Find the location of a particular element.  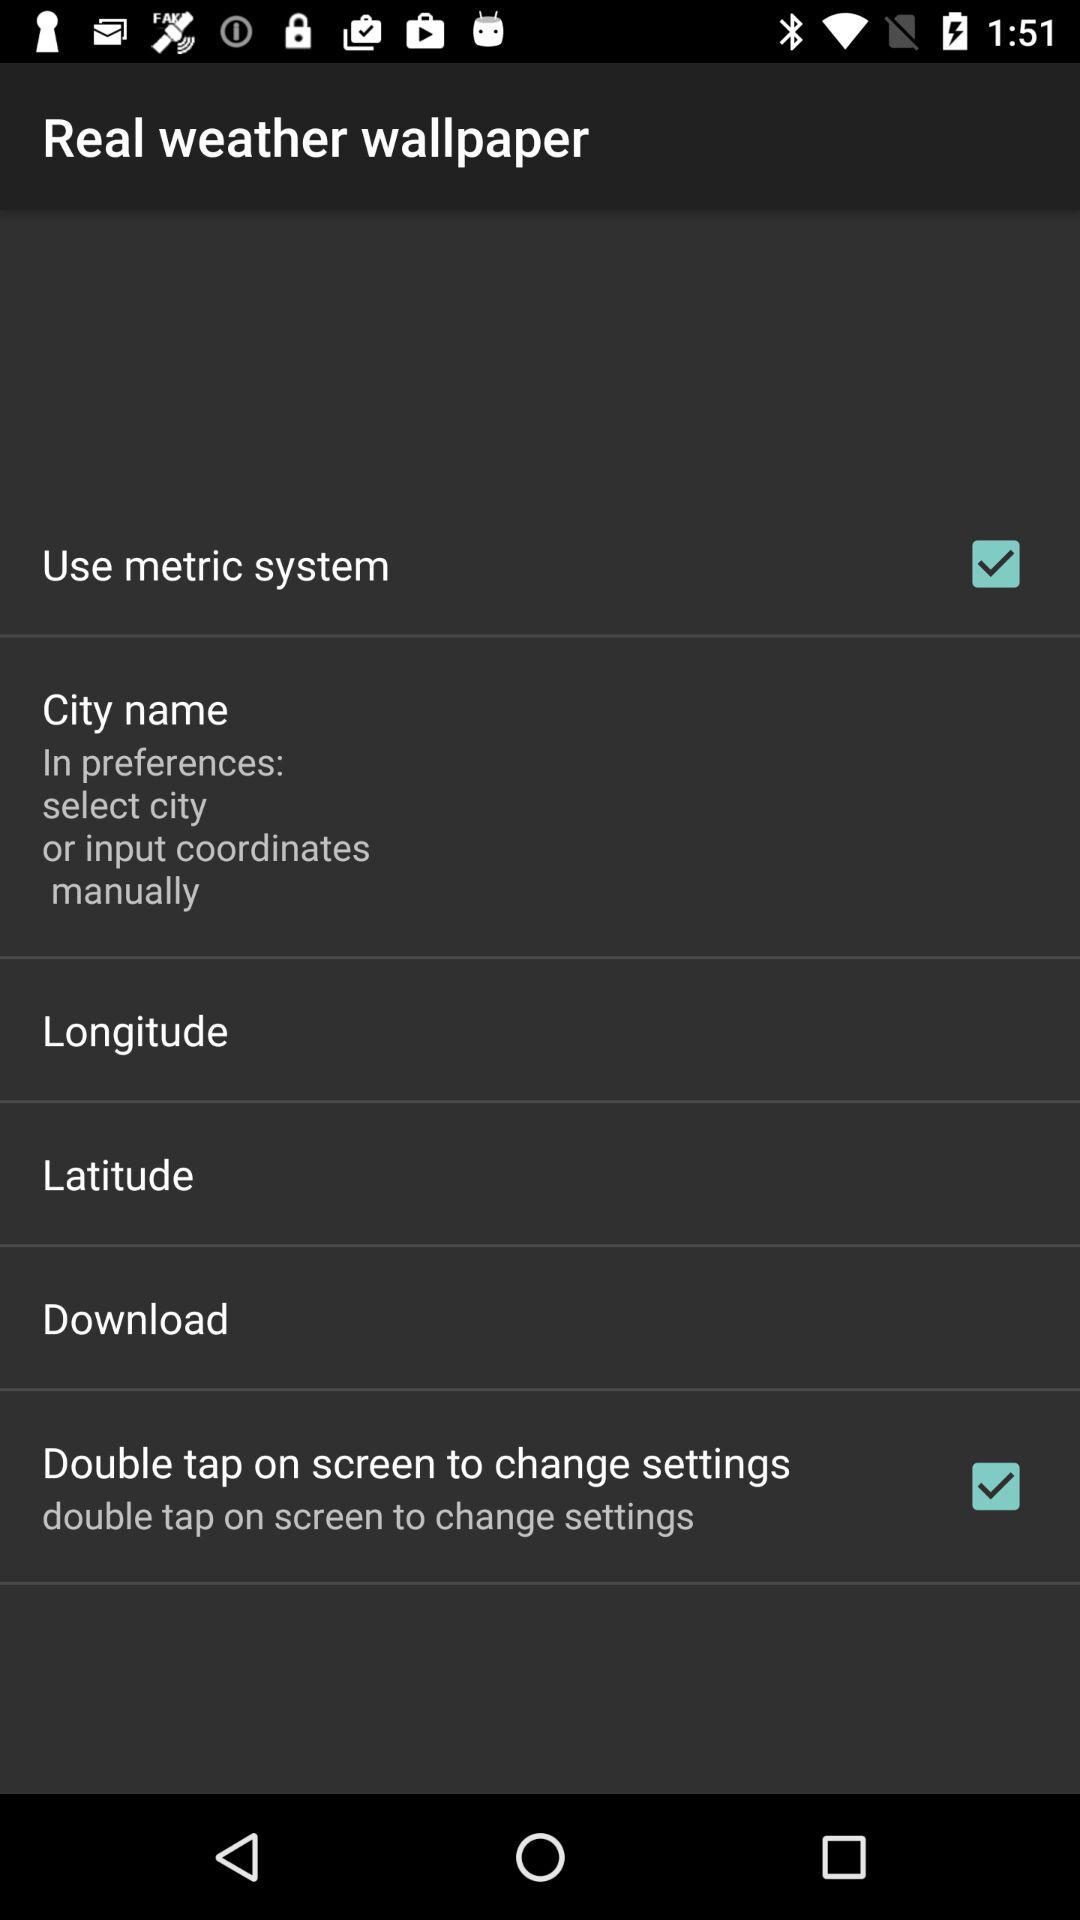

the latitude icon is located at coordinates (118, 1173).